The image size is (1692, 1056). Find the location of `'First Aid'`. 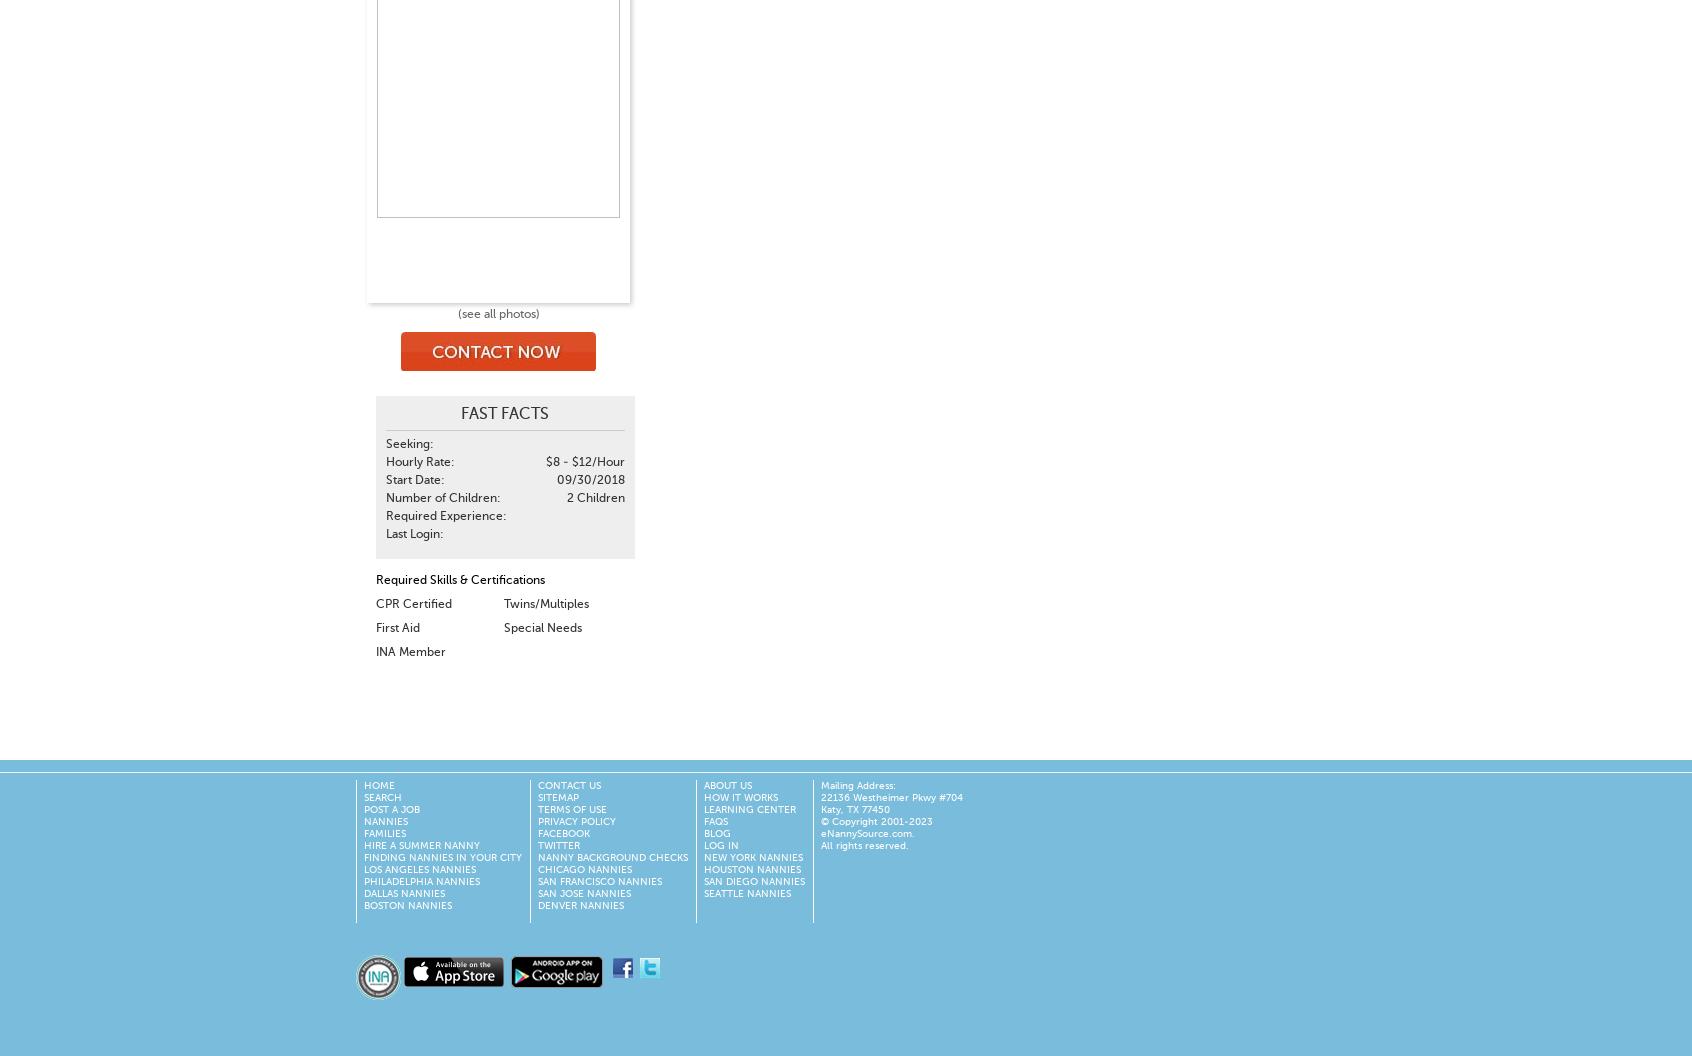

'First Aid' is located at coordinates (397, 627).